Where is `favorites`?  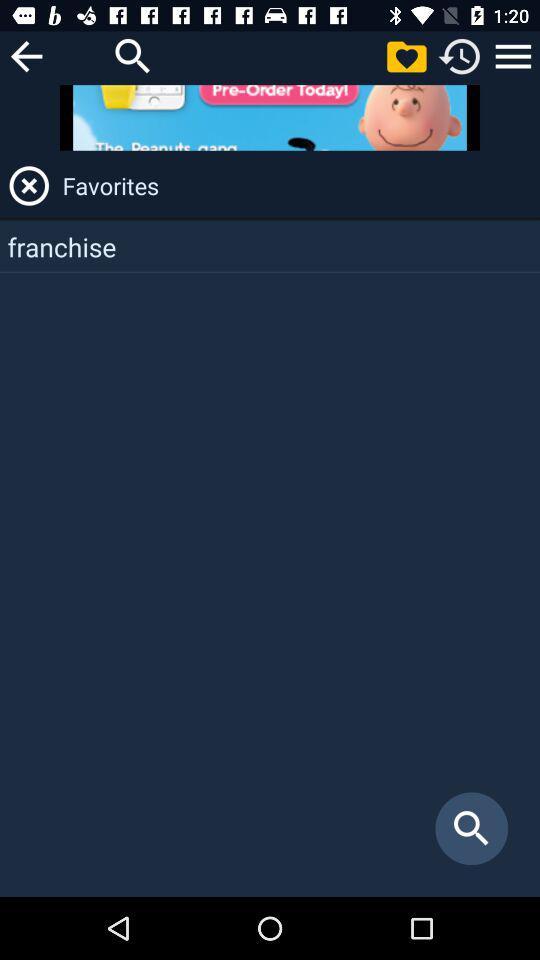 favorites is located at coordinates (28, 185).